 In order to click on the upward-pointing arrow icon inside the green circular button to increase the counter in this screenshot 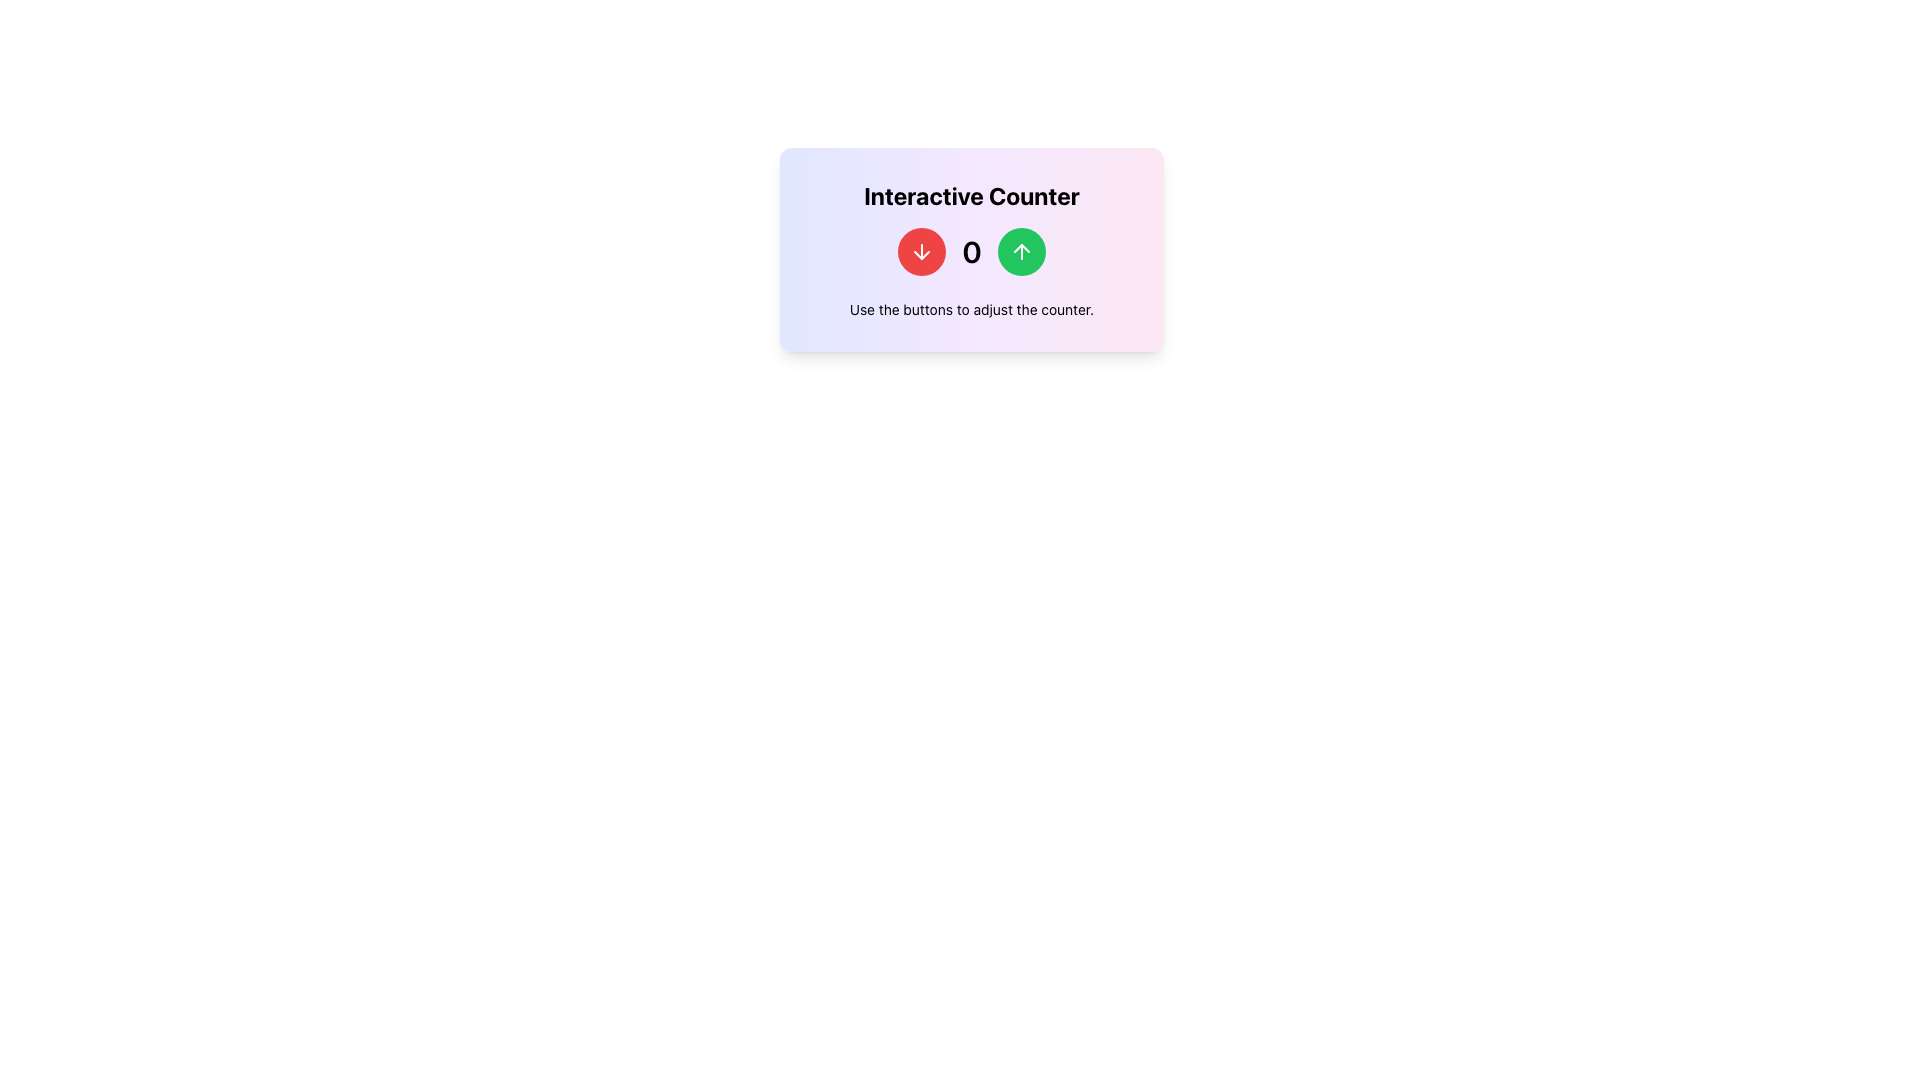, I will do `click(1021, 250)`.